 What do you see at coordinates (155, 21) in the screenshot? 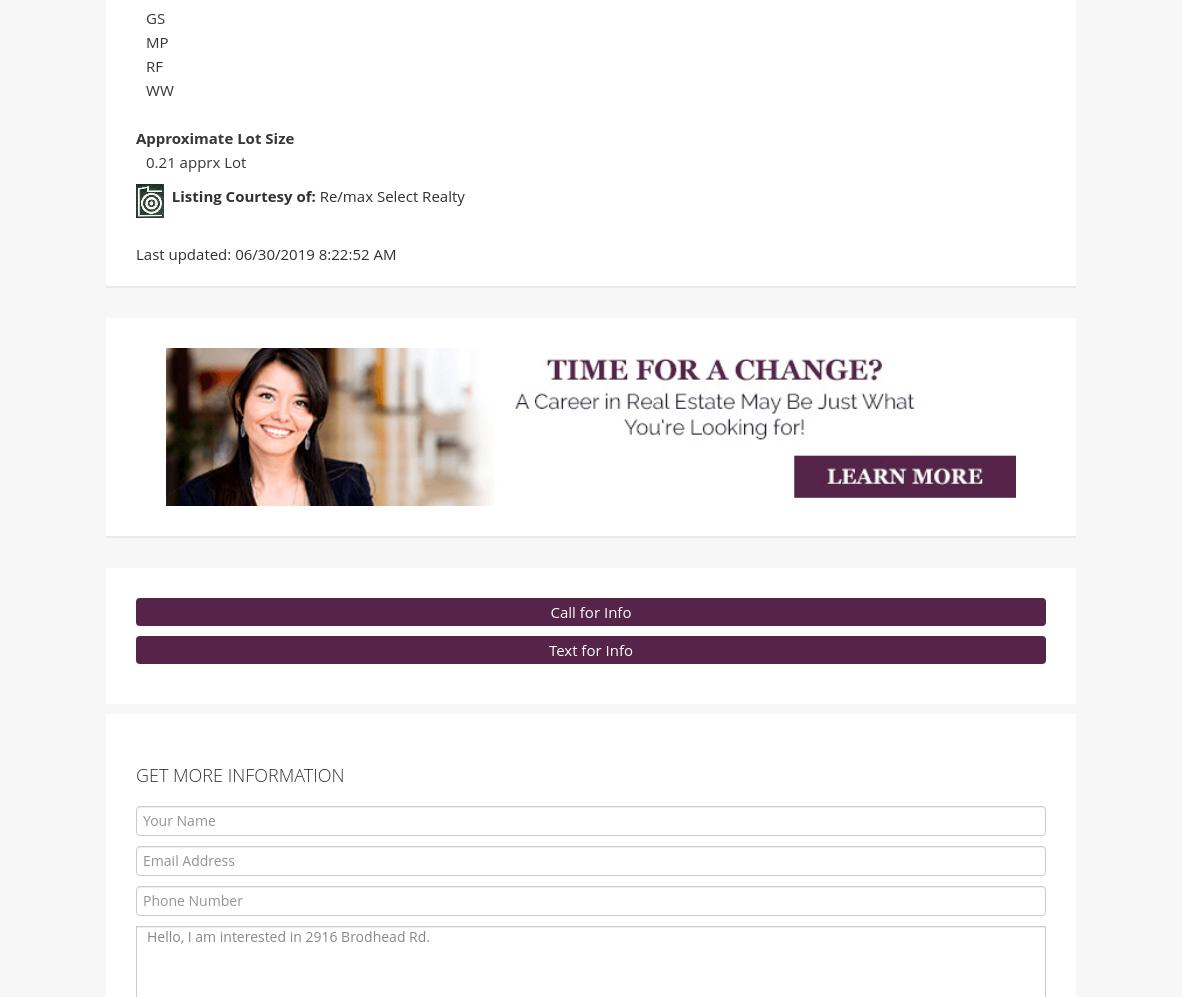
I see `'GS'` at bounding box center [155, 21].